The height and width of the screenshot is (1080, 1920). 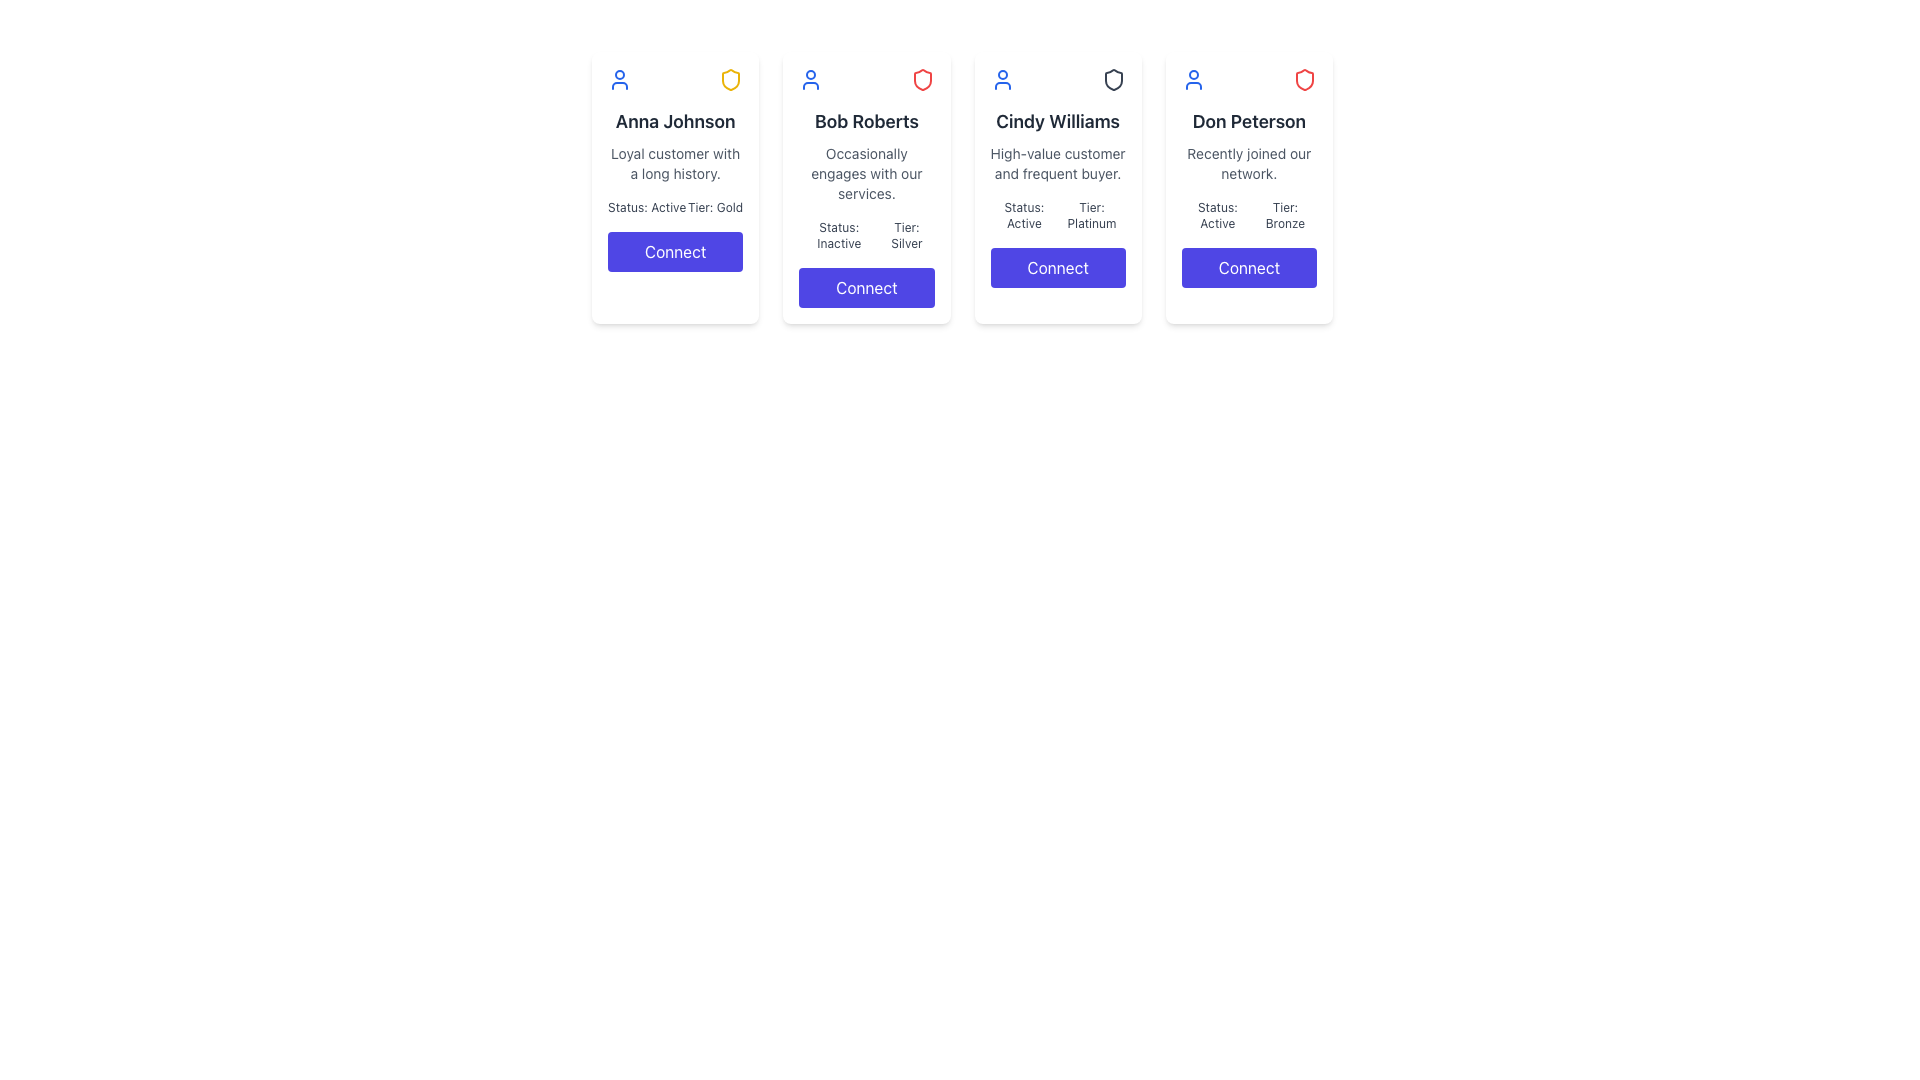 What do you see at coordinates (675, 163) in the screenshot?
I see `text segment stating 'Loyal customer with a long history.' located beneath 'Anna Johnson' within the leftmost profile card` at bounding box center [675, 163].